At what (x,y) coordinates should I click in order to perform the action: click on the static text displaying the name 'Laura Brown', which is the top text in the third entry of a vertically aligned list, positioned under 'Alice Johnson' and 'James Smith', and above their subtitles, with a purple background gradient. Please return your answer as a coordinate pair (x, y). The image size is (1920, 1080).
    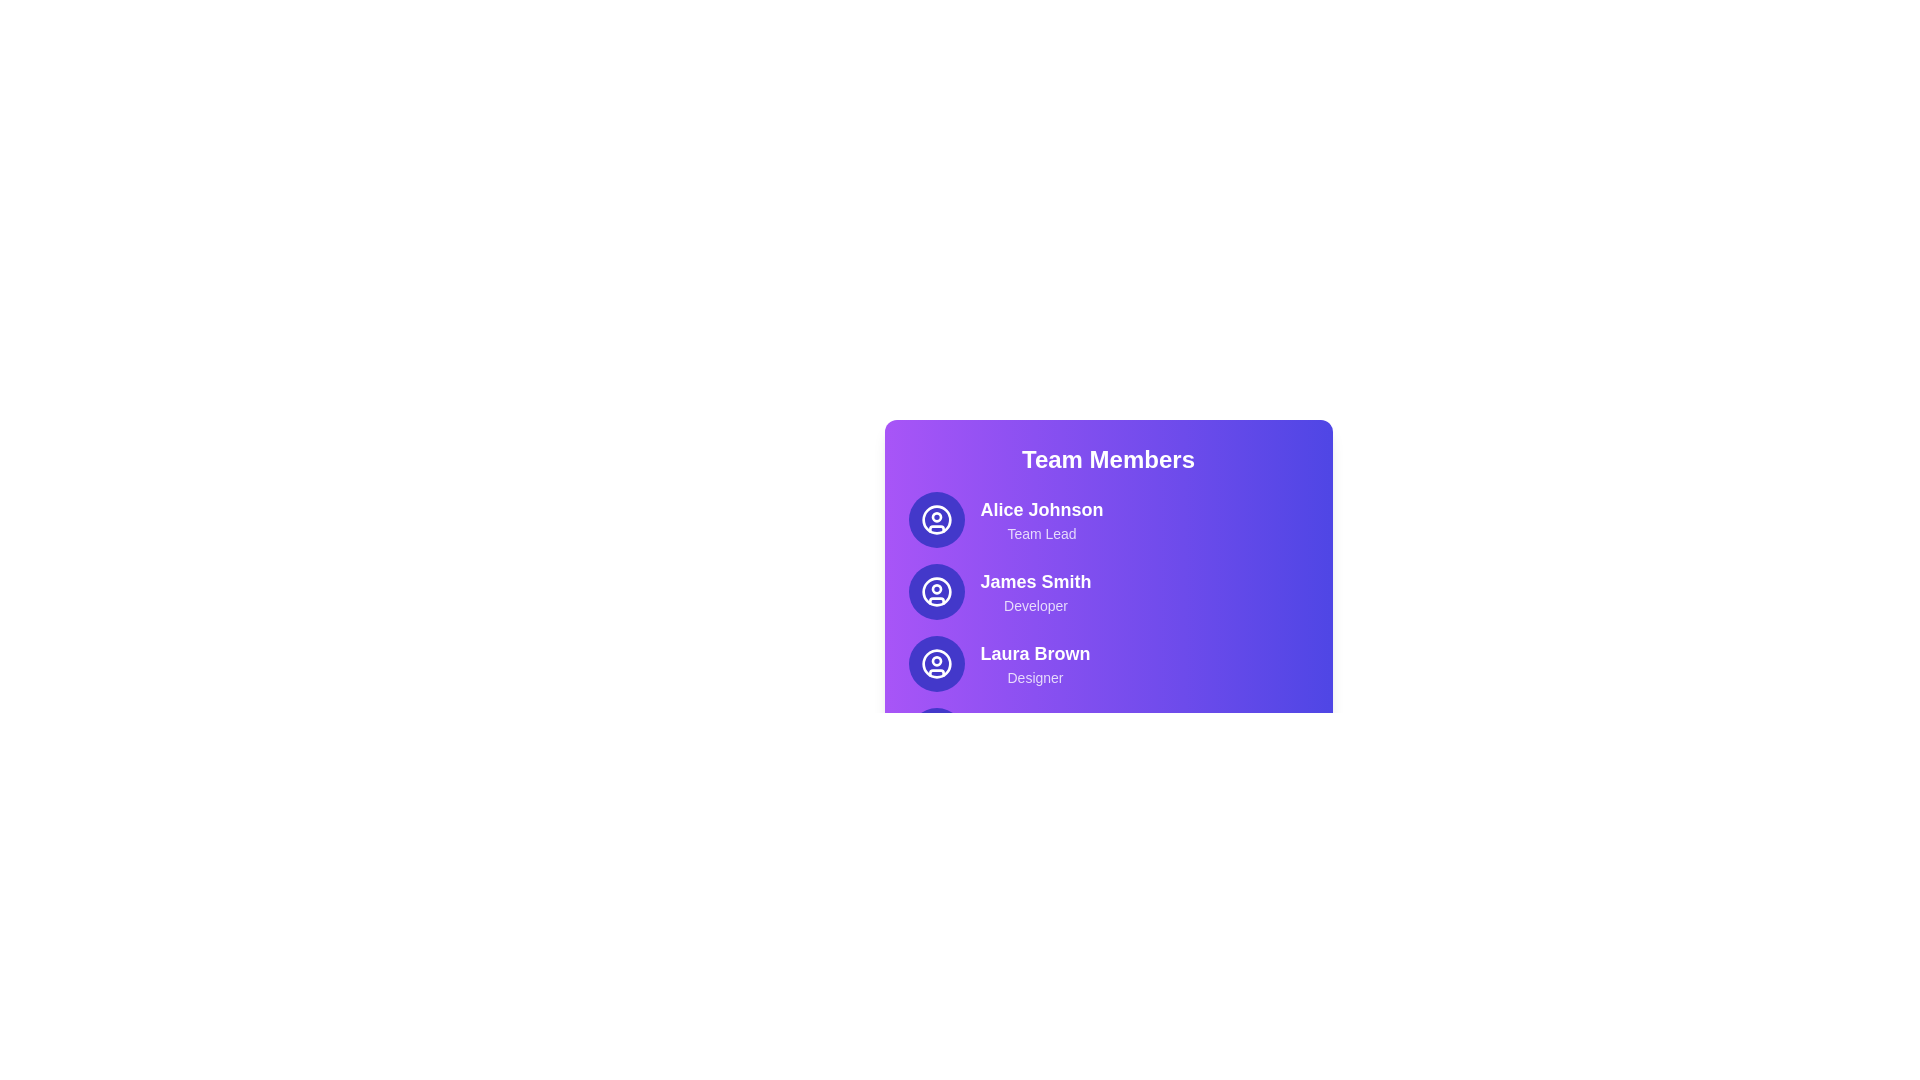
    Looking at the image, I should click on (1035, 654).